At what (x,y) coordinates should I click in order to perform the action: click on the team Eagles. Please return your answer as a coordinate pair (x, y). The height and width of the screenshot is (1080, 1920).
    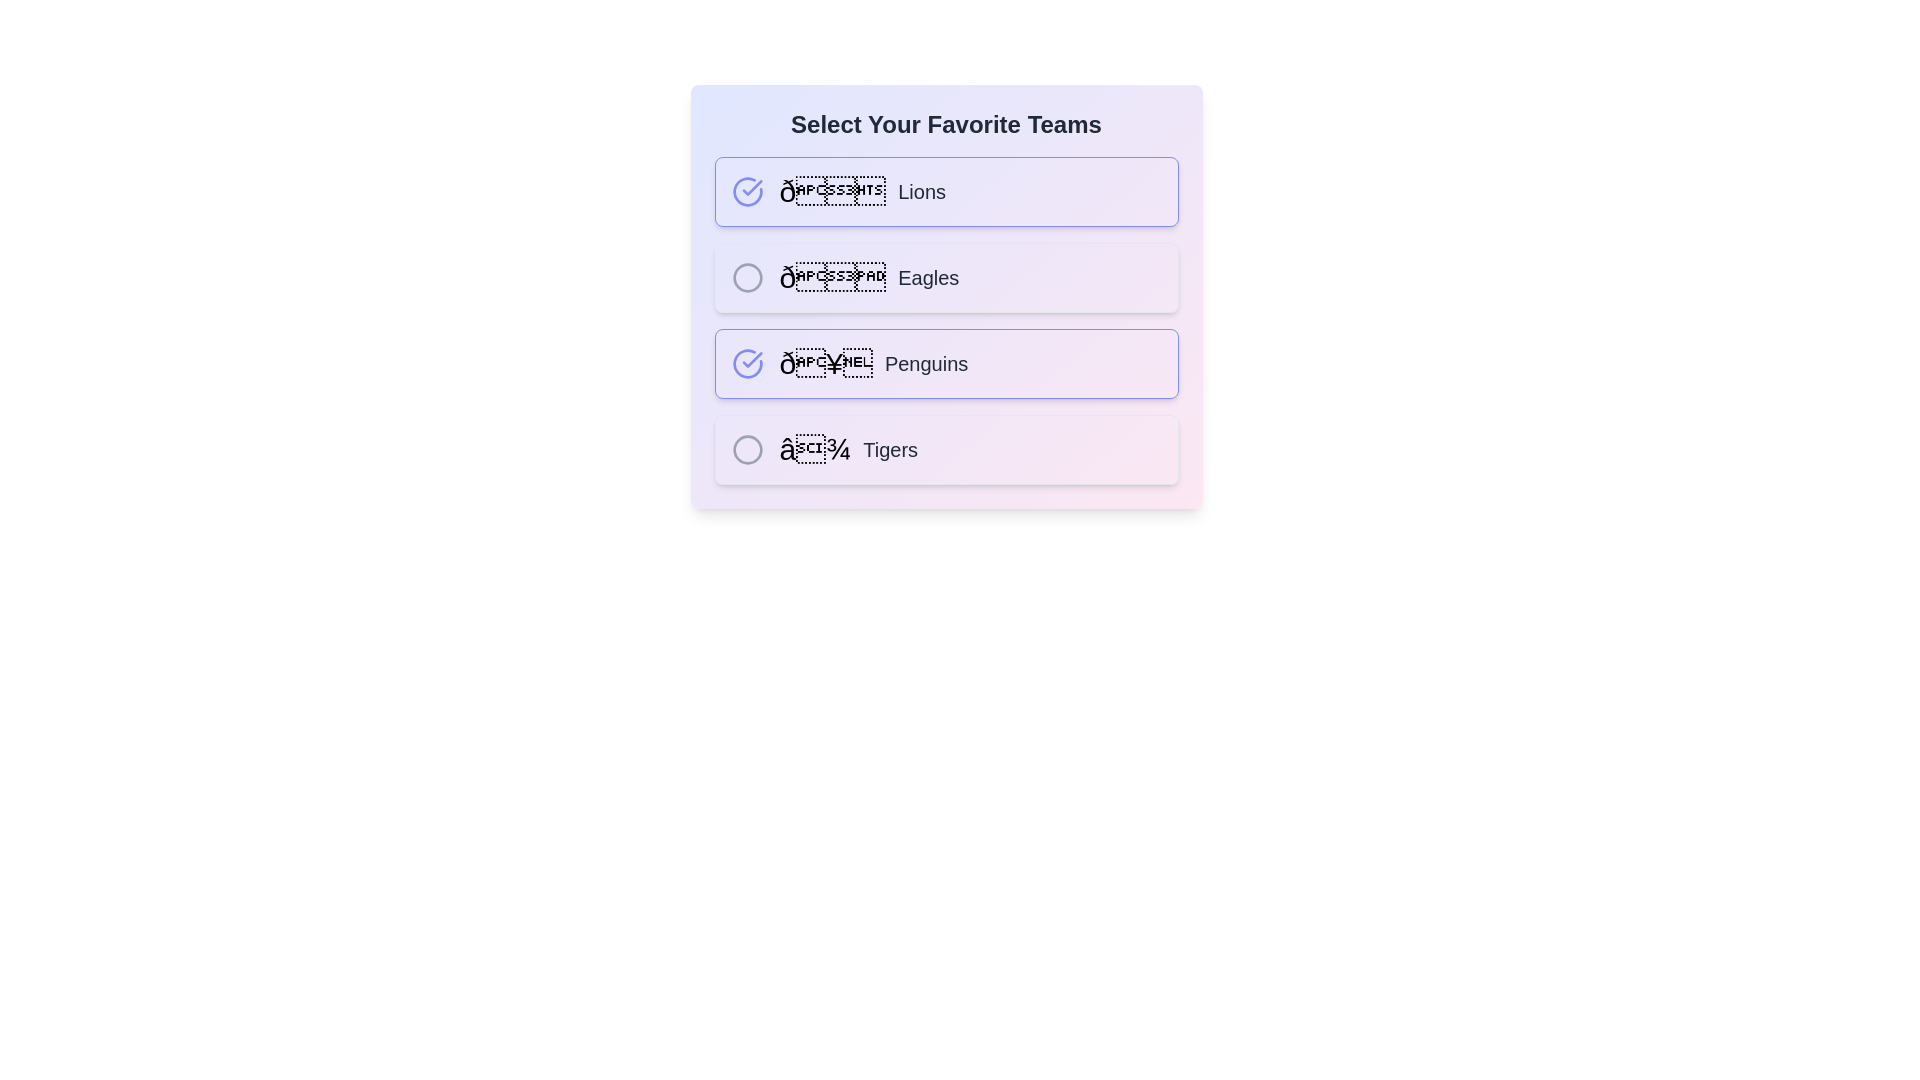
    Looking at the image, I should click on (746, 277).